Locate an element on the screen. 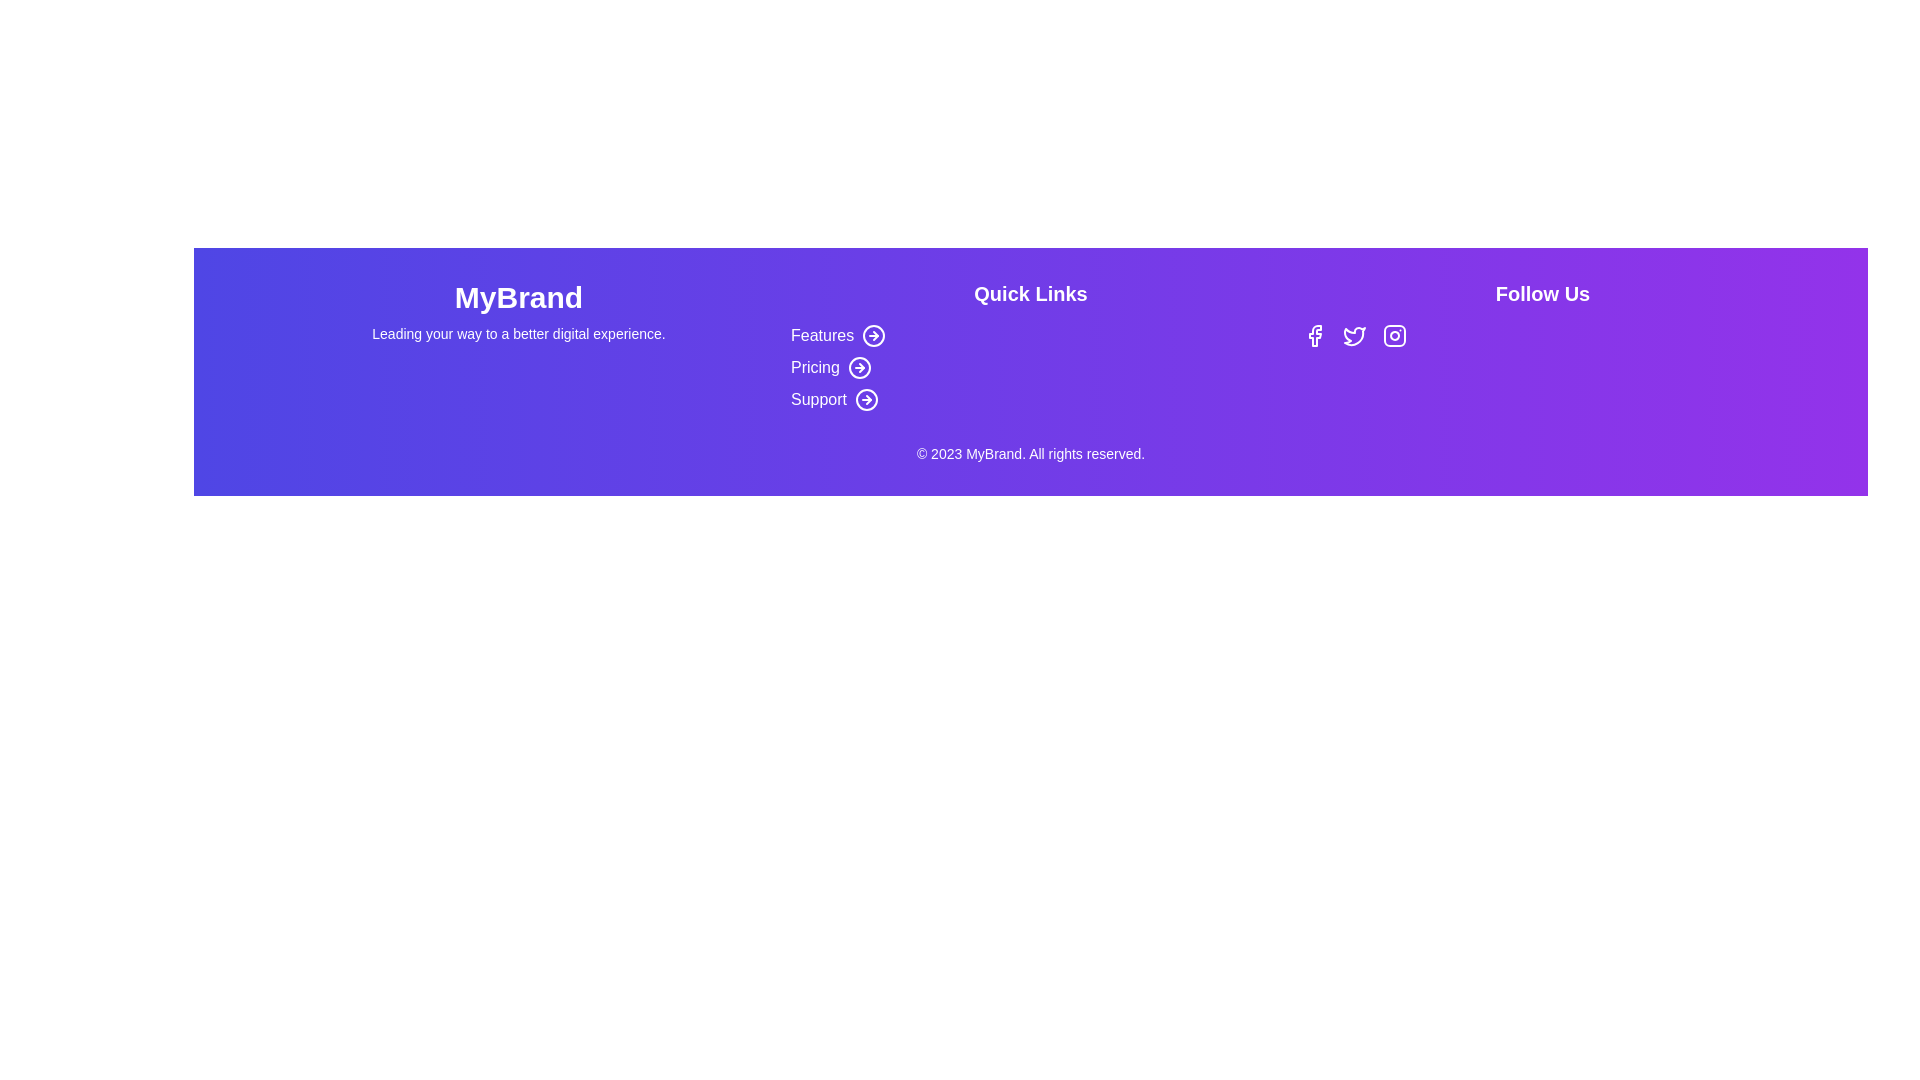 This screenshot has height=1080, width=1920. the icon button, which is a circular outline with a rightward-pointing arrow, located to the right of the 'Support' text in the footer section of the webpage is located at coordinates (867, 400).